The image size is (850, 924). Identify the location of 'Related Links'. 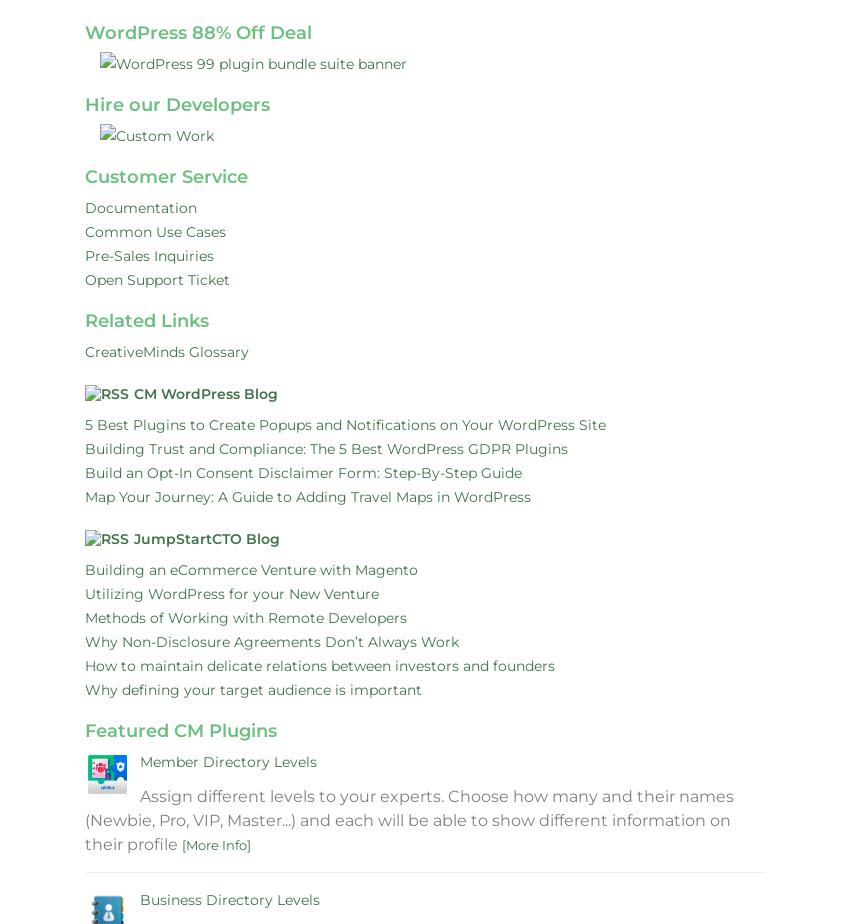
(85, 320).